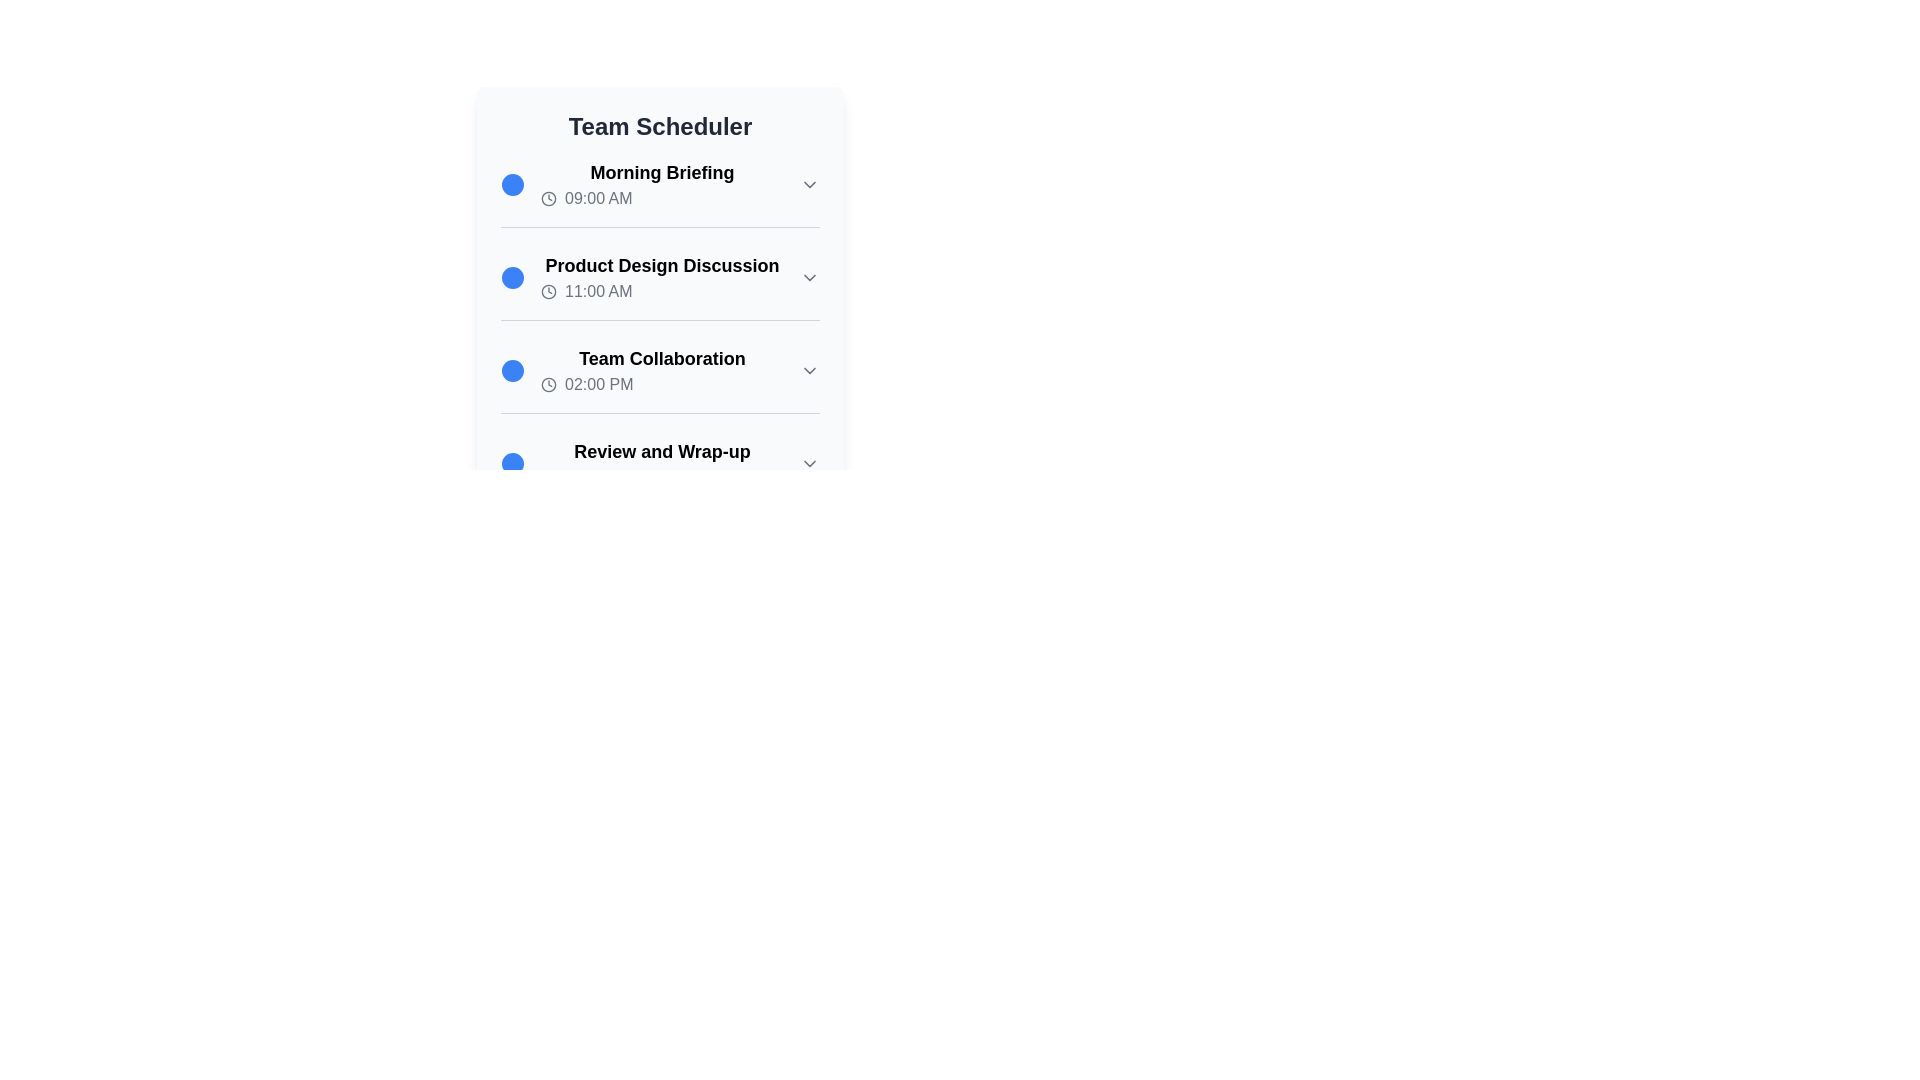 Image resolution: width=1920 pixels, height=1080 pixels. What do you see at coordinates (810, 370) in the screenshot?
I see `the small downward-facing chevron icon located at the rightmost side of the 'Team Collaboration' entry in the scheduler interface` at bounding box center [810, 370].